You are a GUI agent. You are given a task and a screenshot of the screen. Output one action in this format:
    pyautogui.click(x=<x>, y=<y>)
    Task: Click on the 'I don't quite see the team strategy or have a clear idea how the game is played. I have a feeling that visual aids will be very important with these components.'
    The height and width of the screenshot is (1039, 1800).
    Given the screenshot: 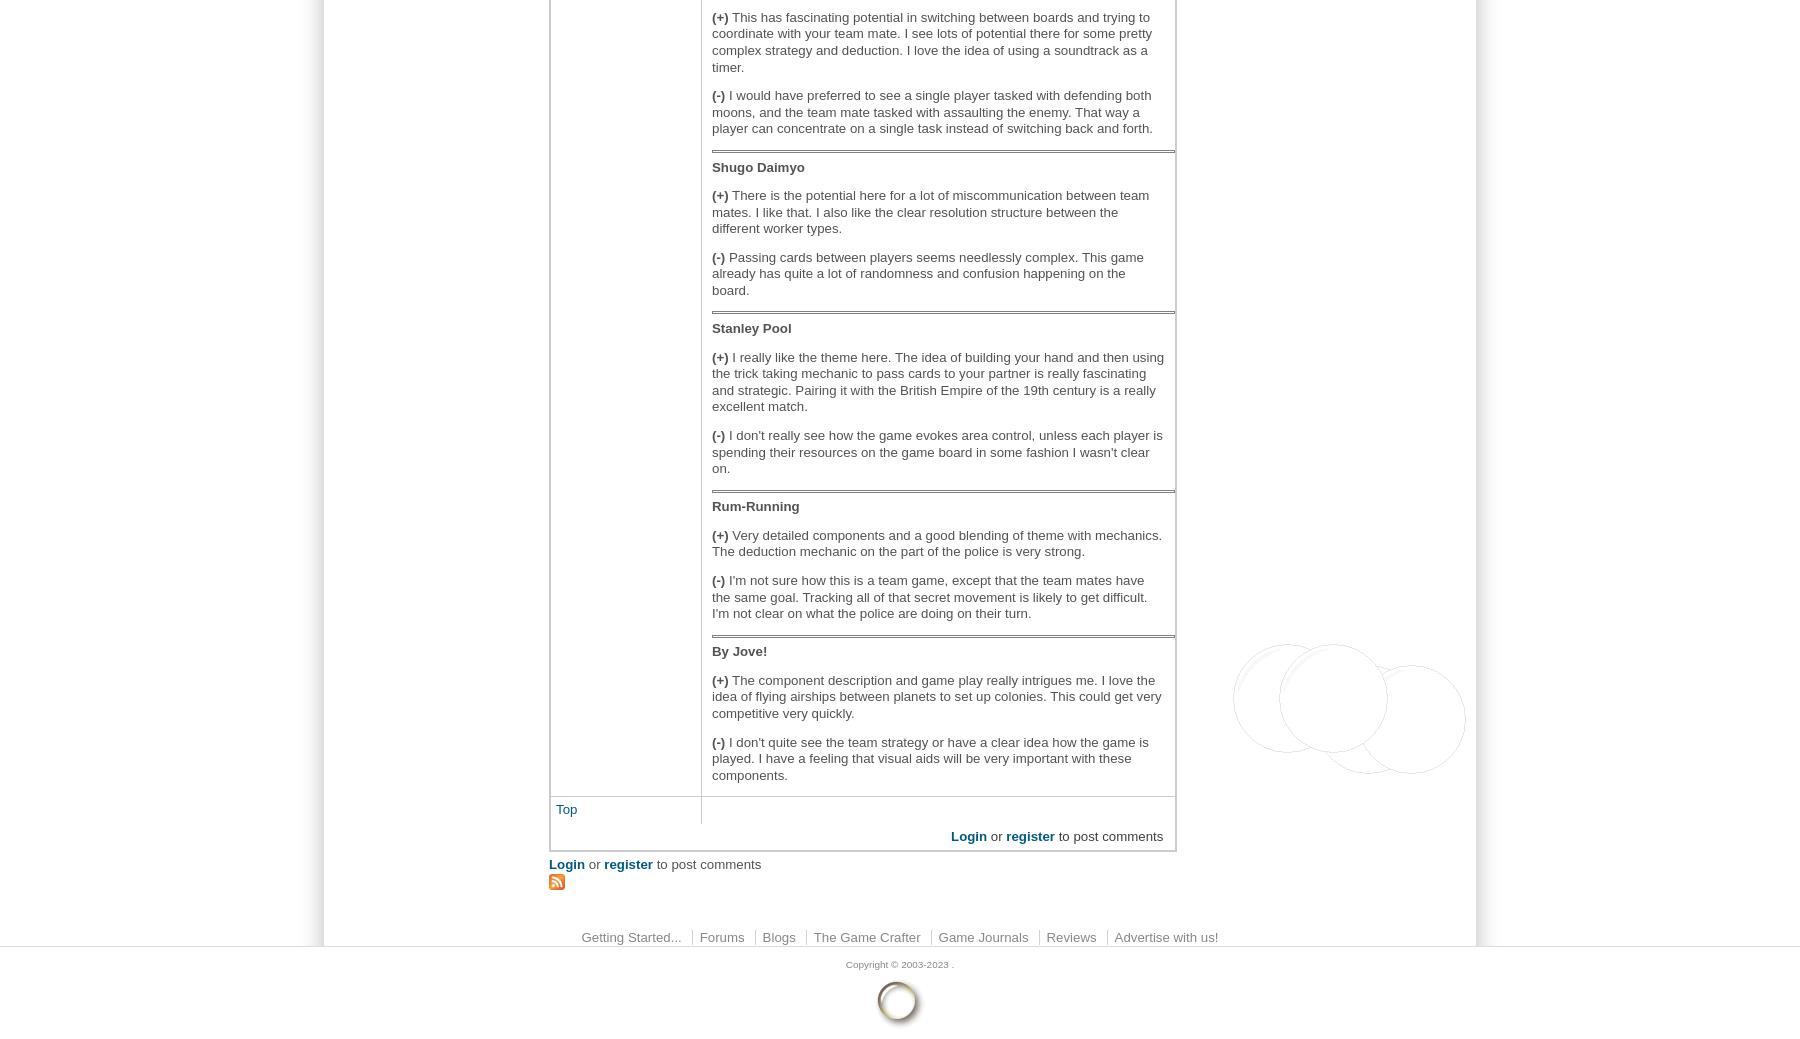 What is the action you would take?
    pyautogui.click(x=929, y=756)
    